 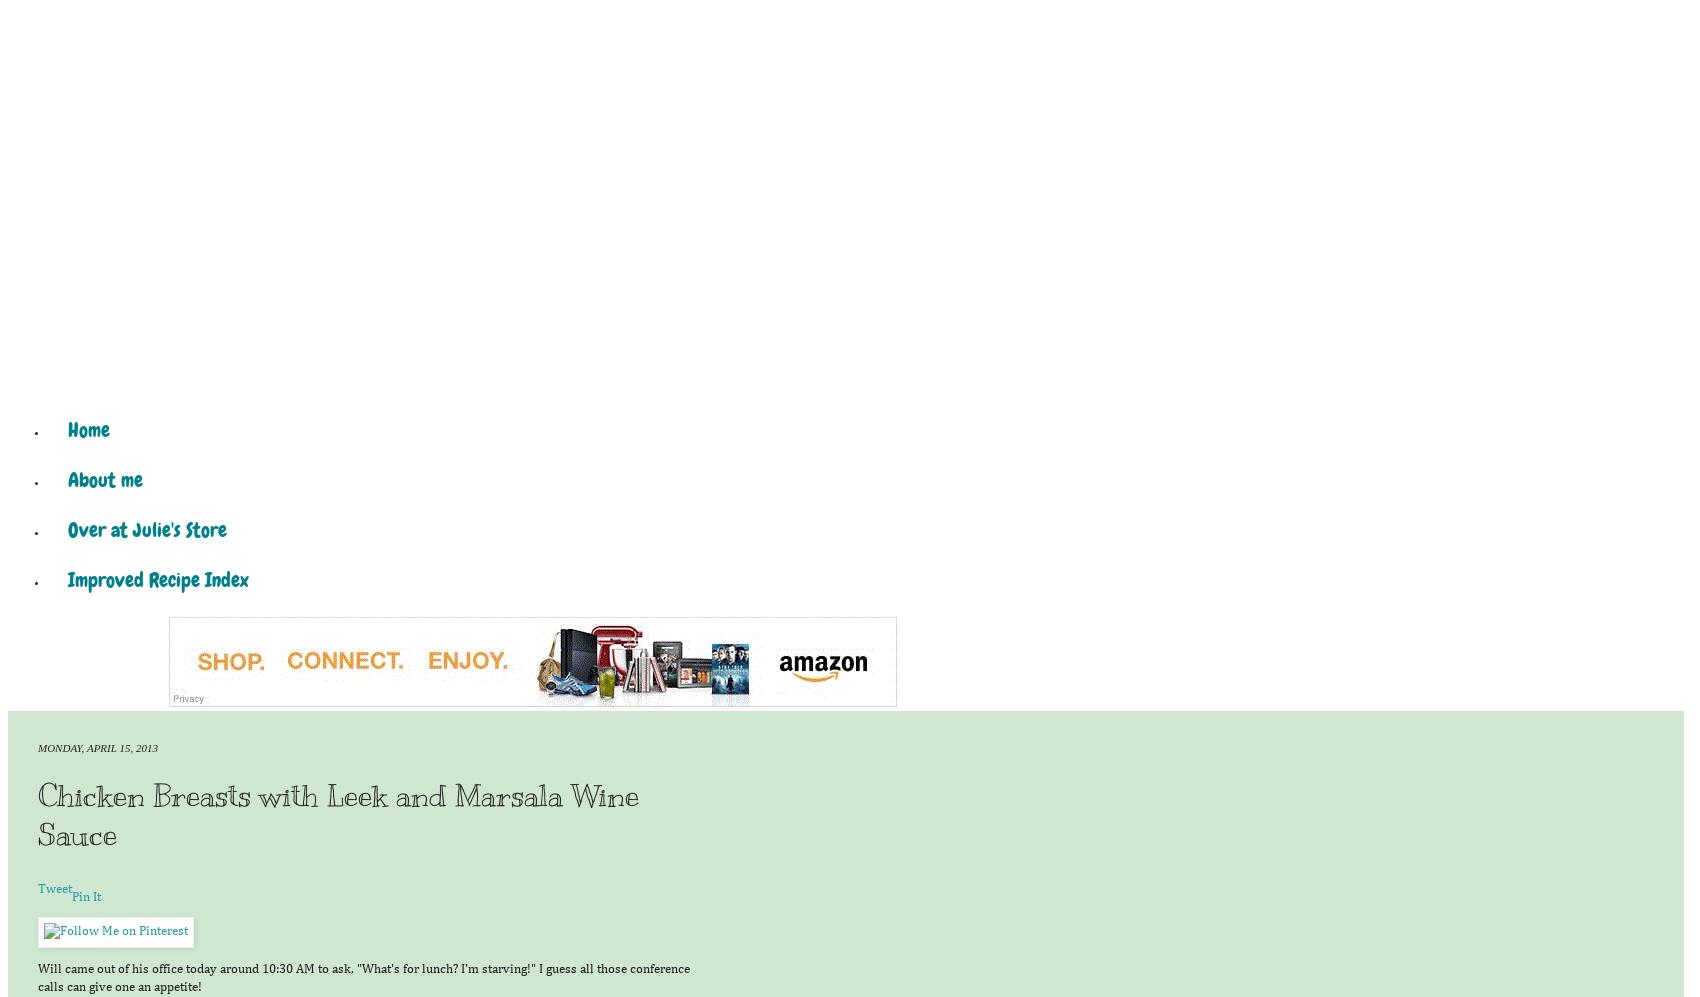 What do you see at coordinates (55, 887) in the screenshot?
I see `'Tweet'` at bounding box center [55, 887].